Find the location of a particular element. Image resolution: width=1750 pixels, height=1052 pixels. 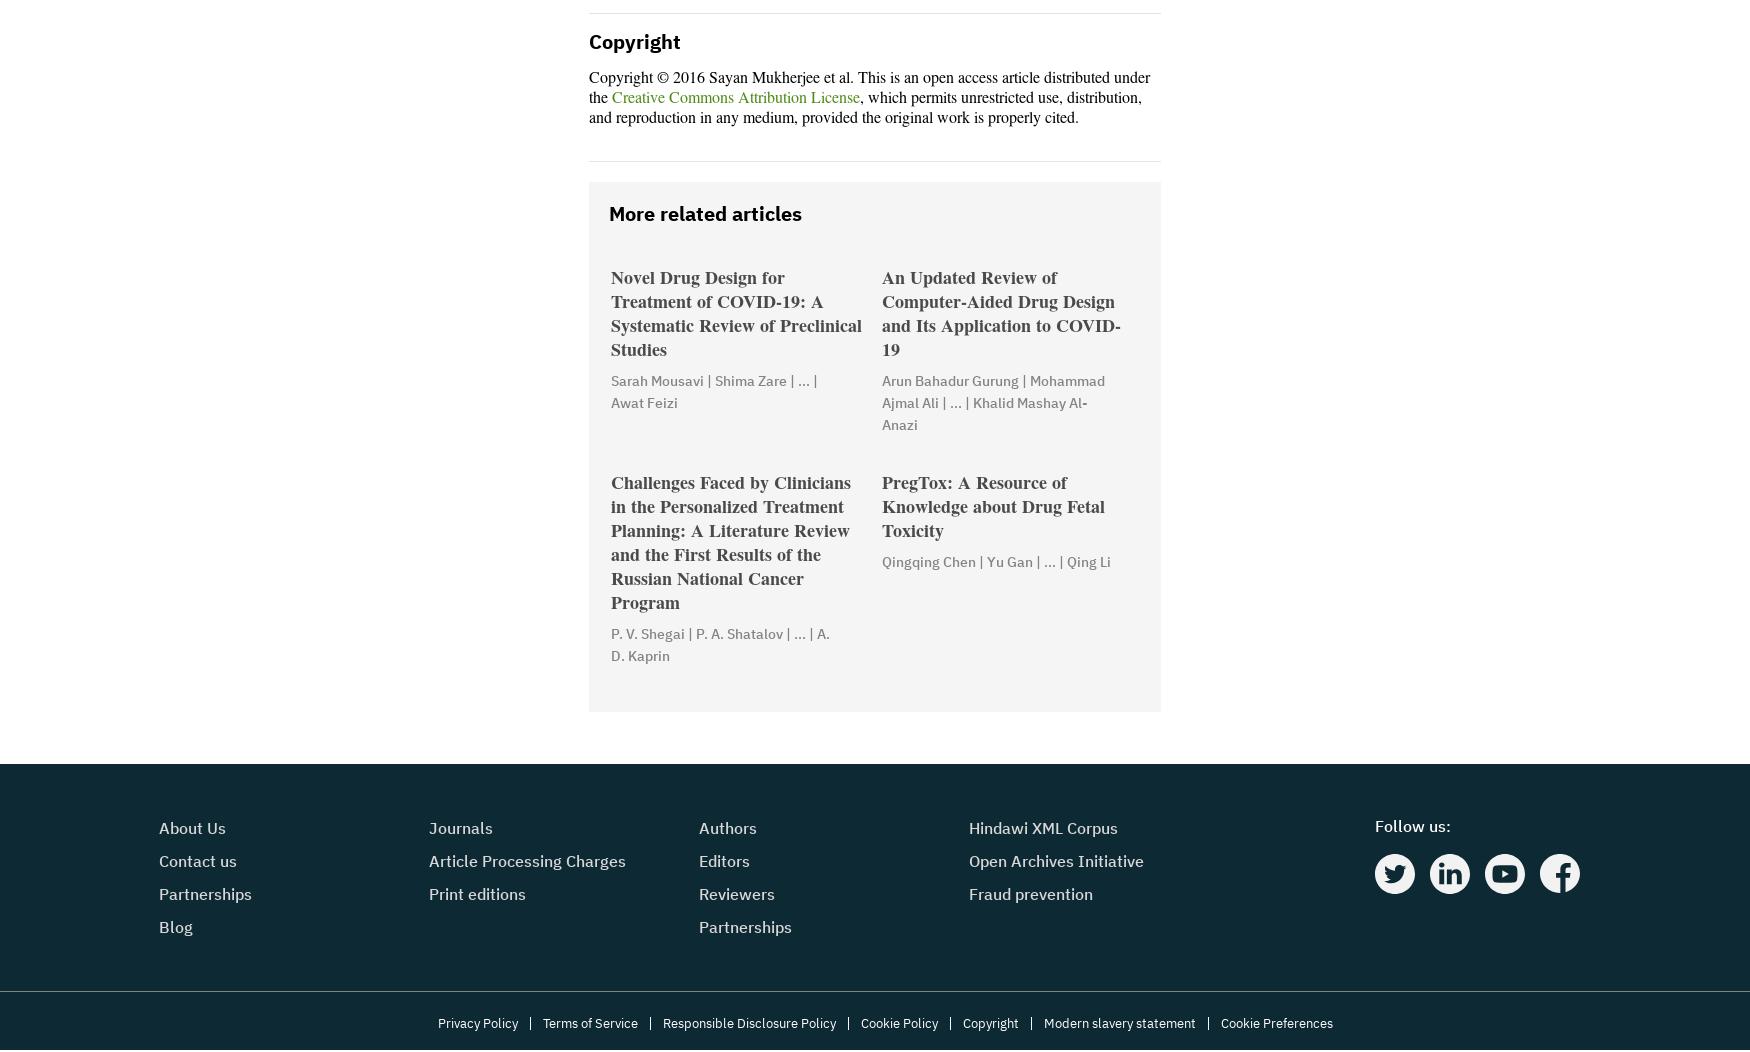

'Cookie Preferences' is located at coordinates (1274, 1023).